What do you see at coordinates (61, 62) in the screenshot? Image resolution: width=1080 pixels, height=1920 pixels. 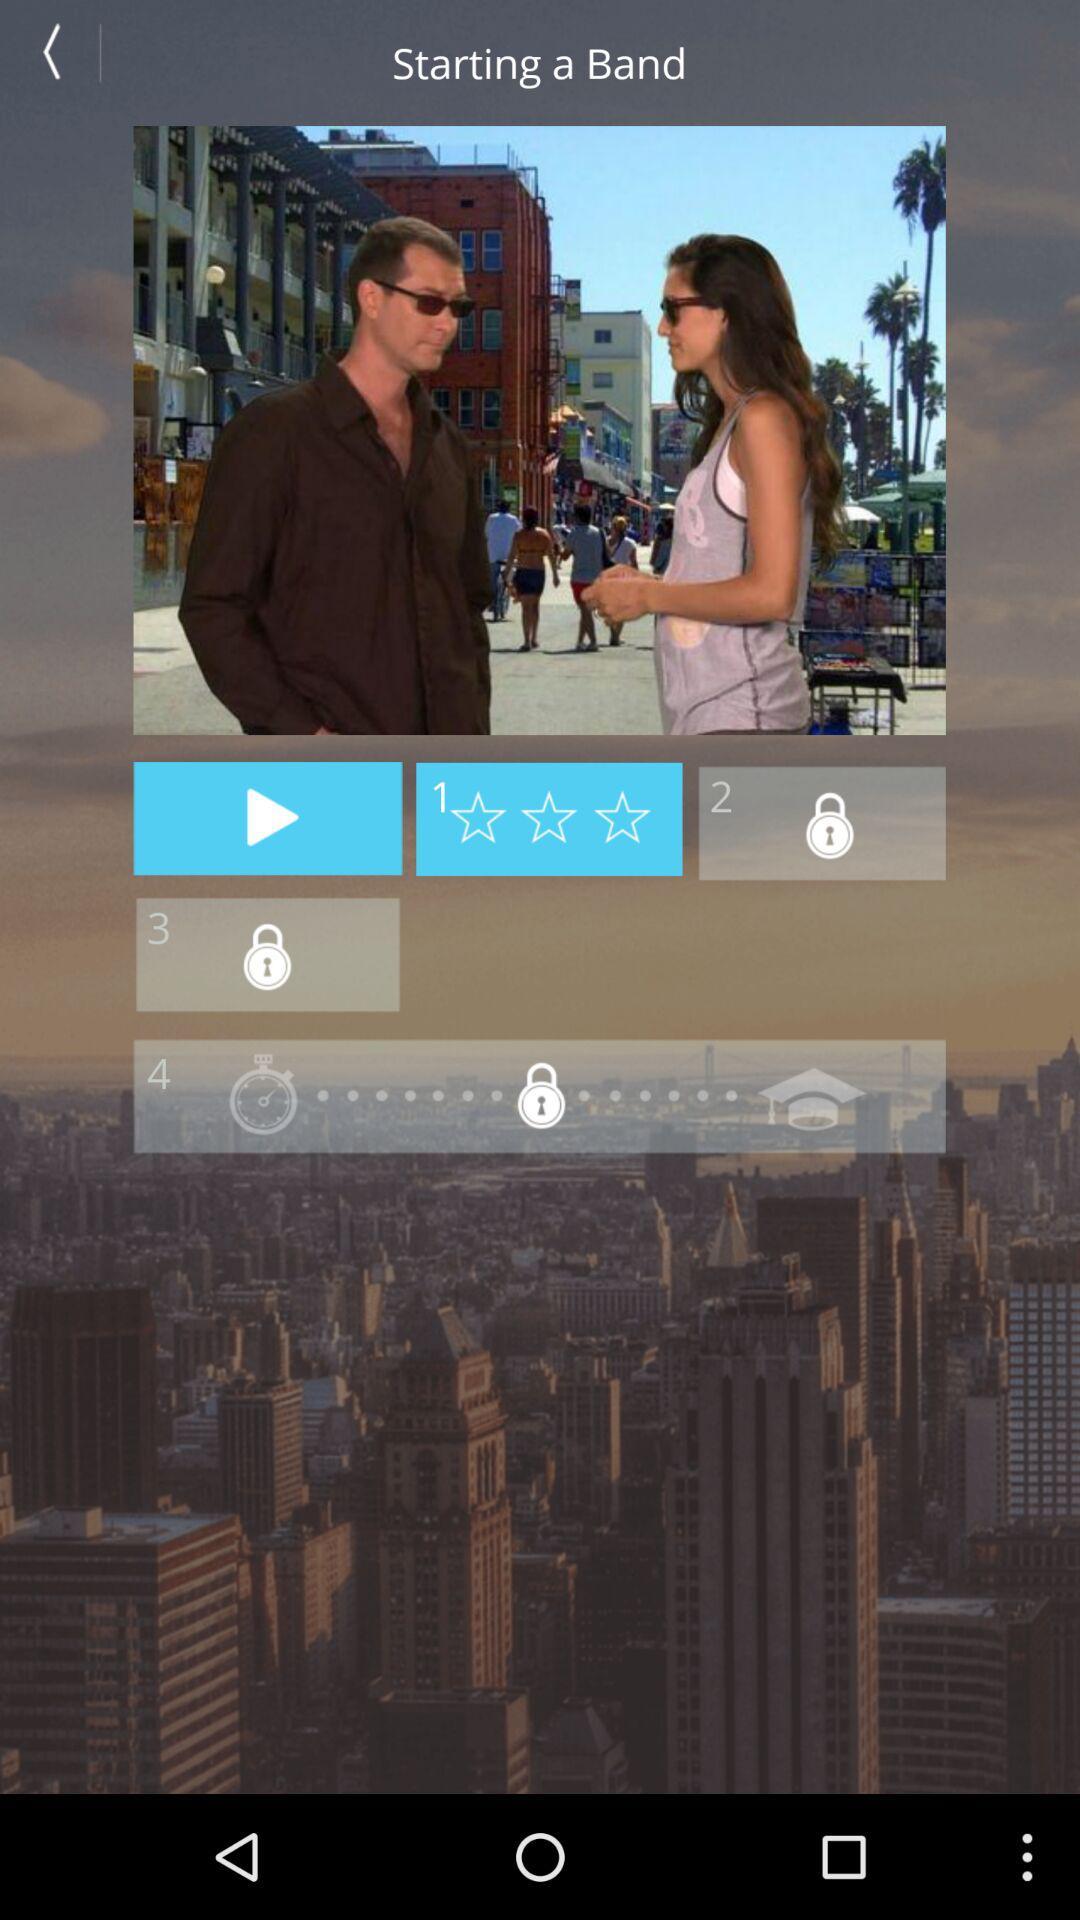 I see `go back` at bounding box center [61, 62].